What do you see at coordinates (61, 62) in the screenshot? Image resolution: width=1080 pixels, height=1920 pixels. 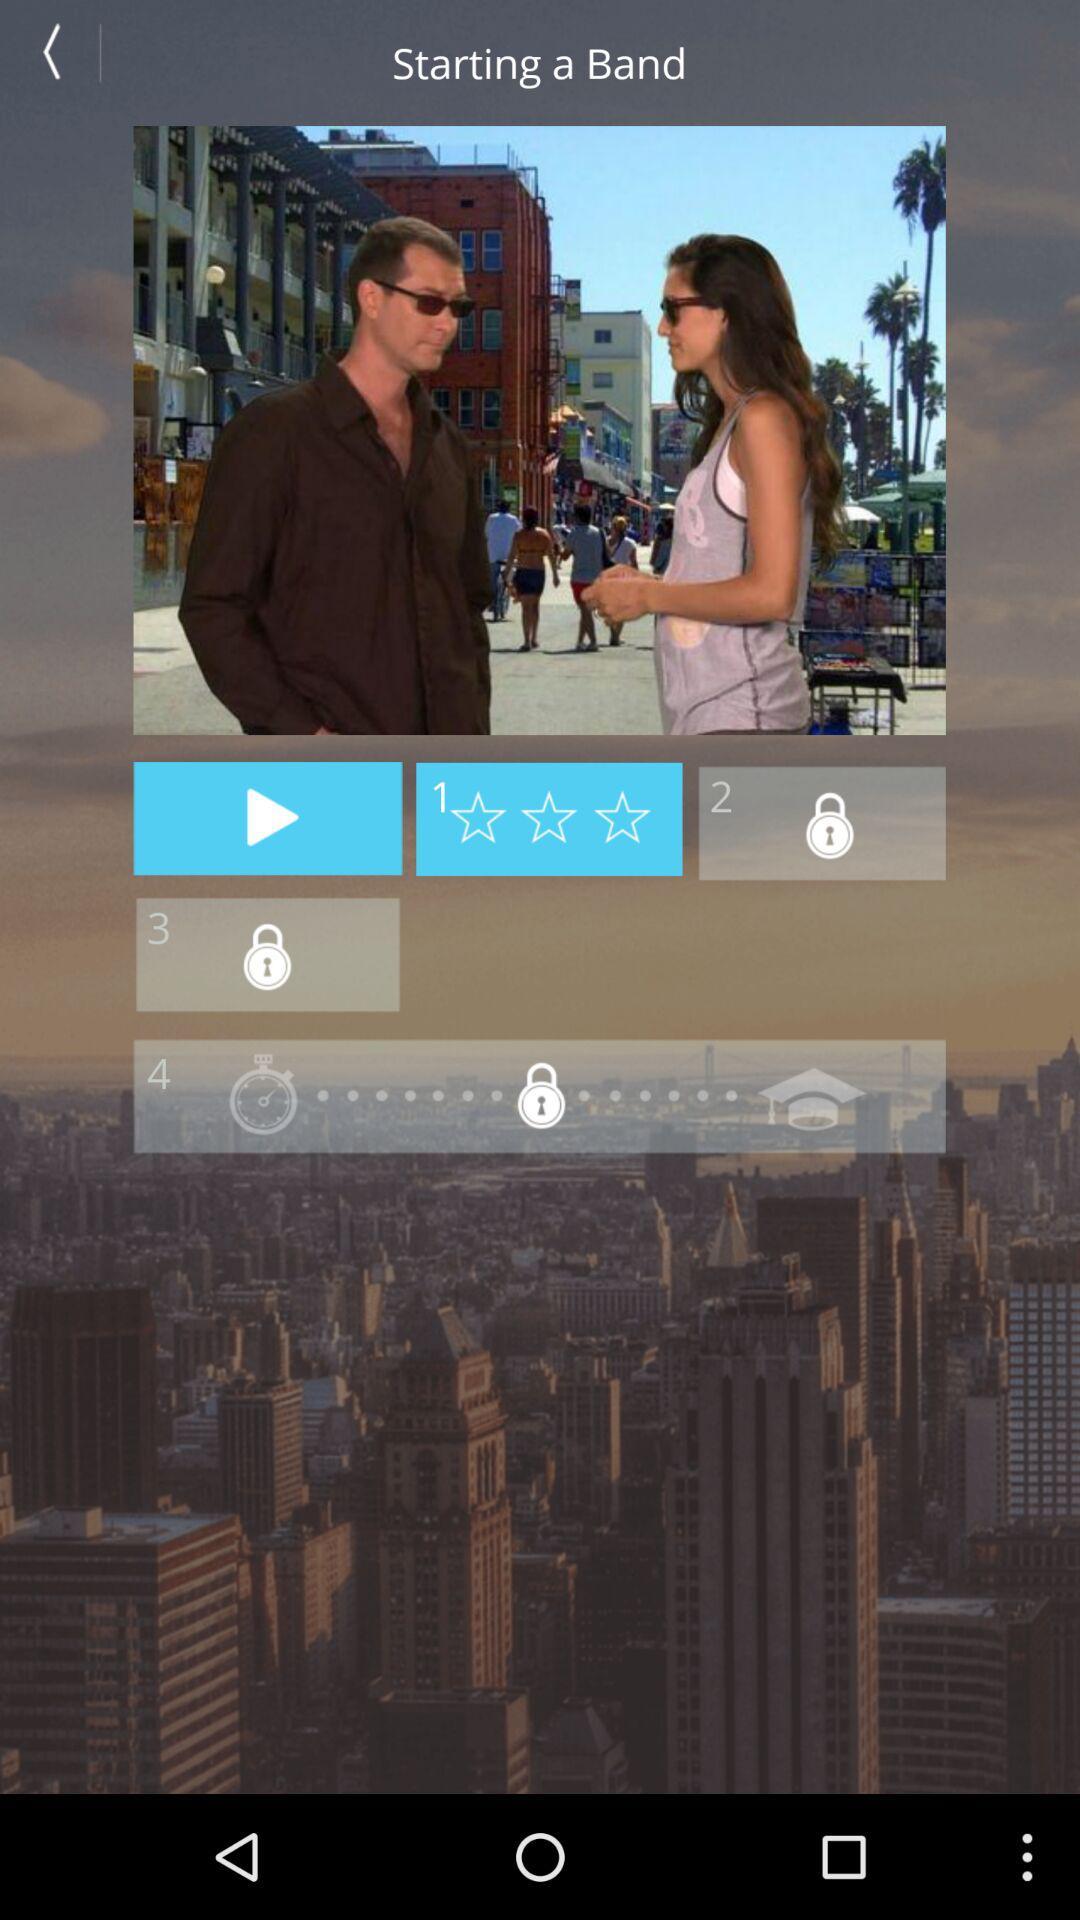 I see `go back` at bounding box center [61, 62].